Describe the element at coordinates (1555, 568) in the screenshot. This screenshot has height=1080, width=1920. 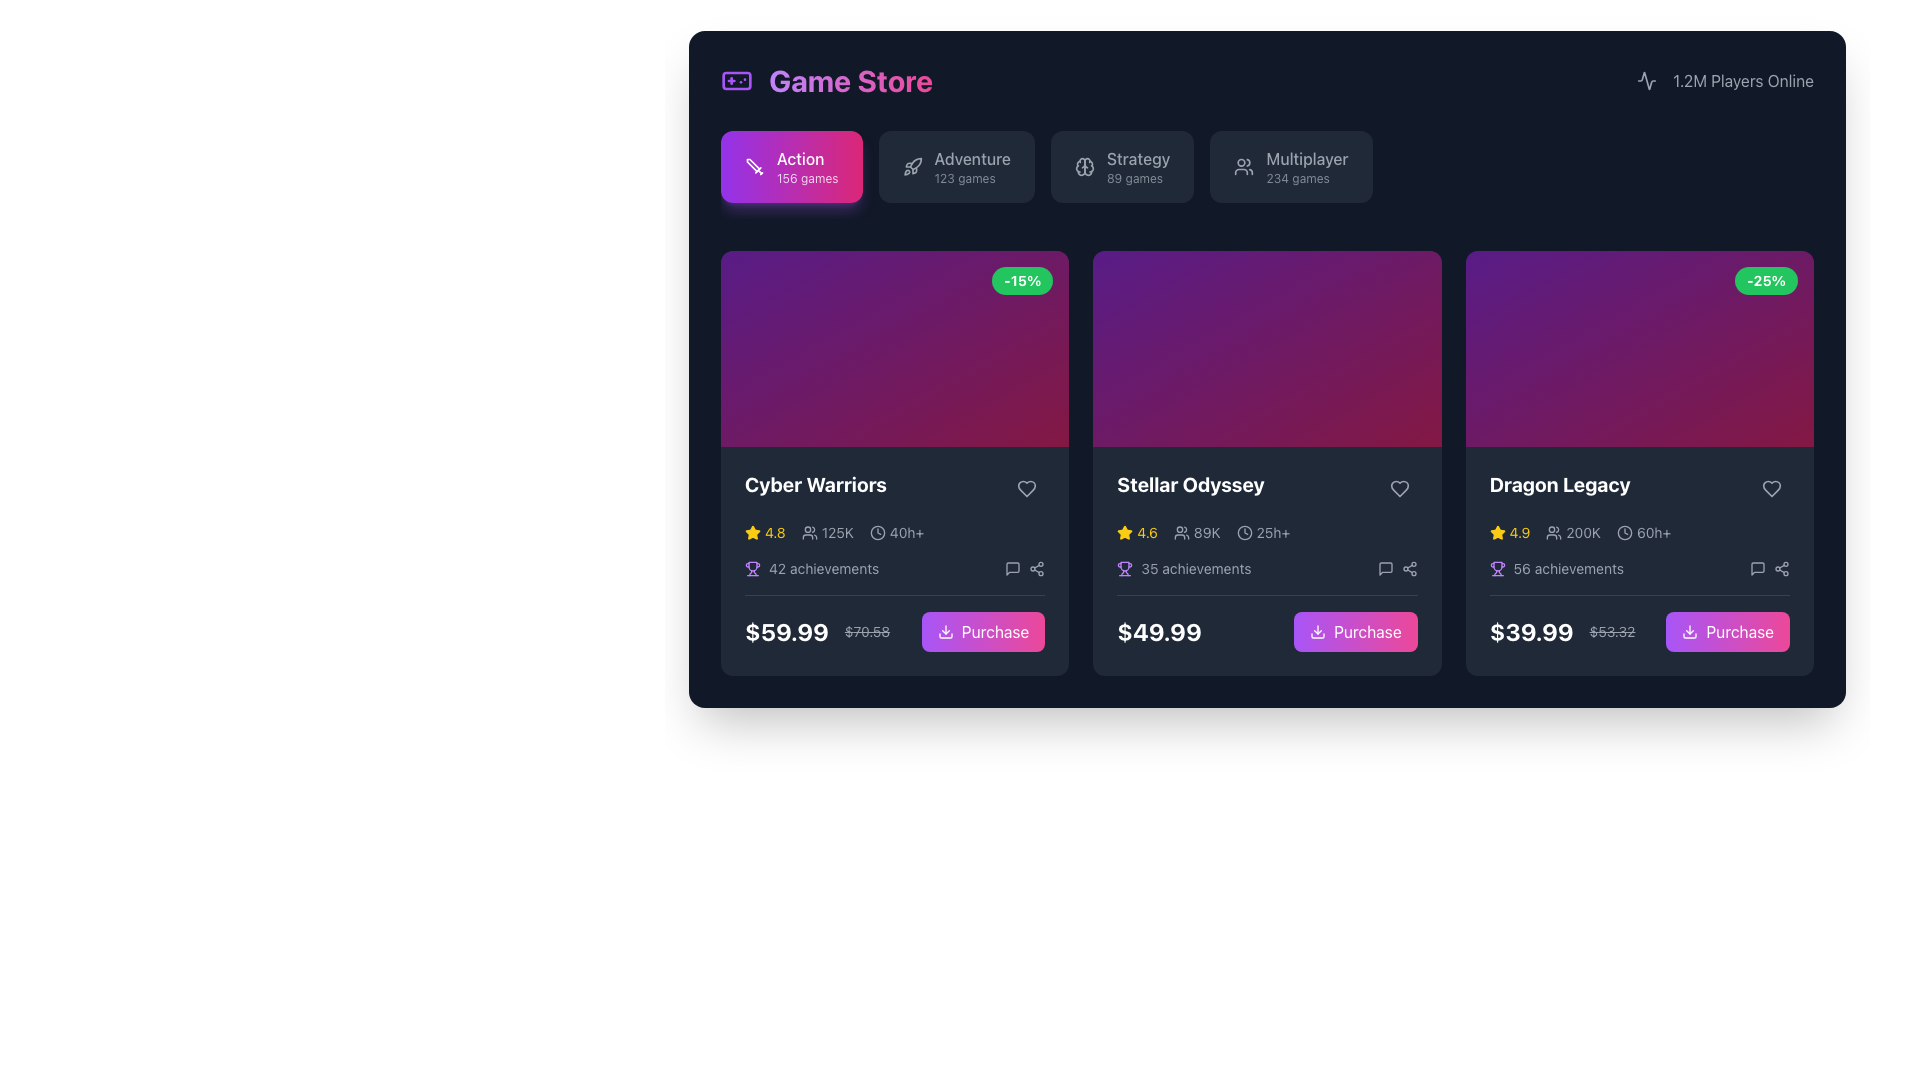
I see `the text label that displays '56 achievements' with a trophy icon, located in the third card titled 'Dragon Legacy', positioned above the pricing and purchase section` at that location.